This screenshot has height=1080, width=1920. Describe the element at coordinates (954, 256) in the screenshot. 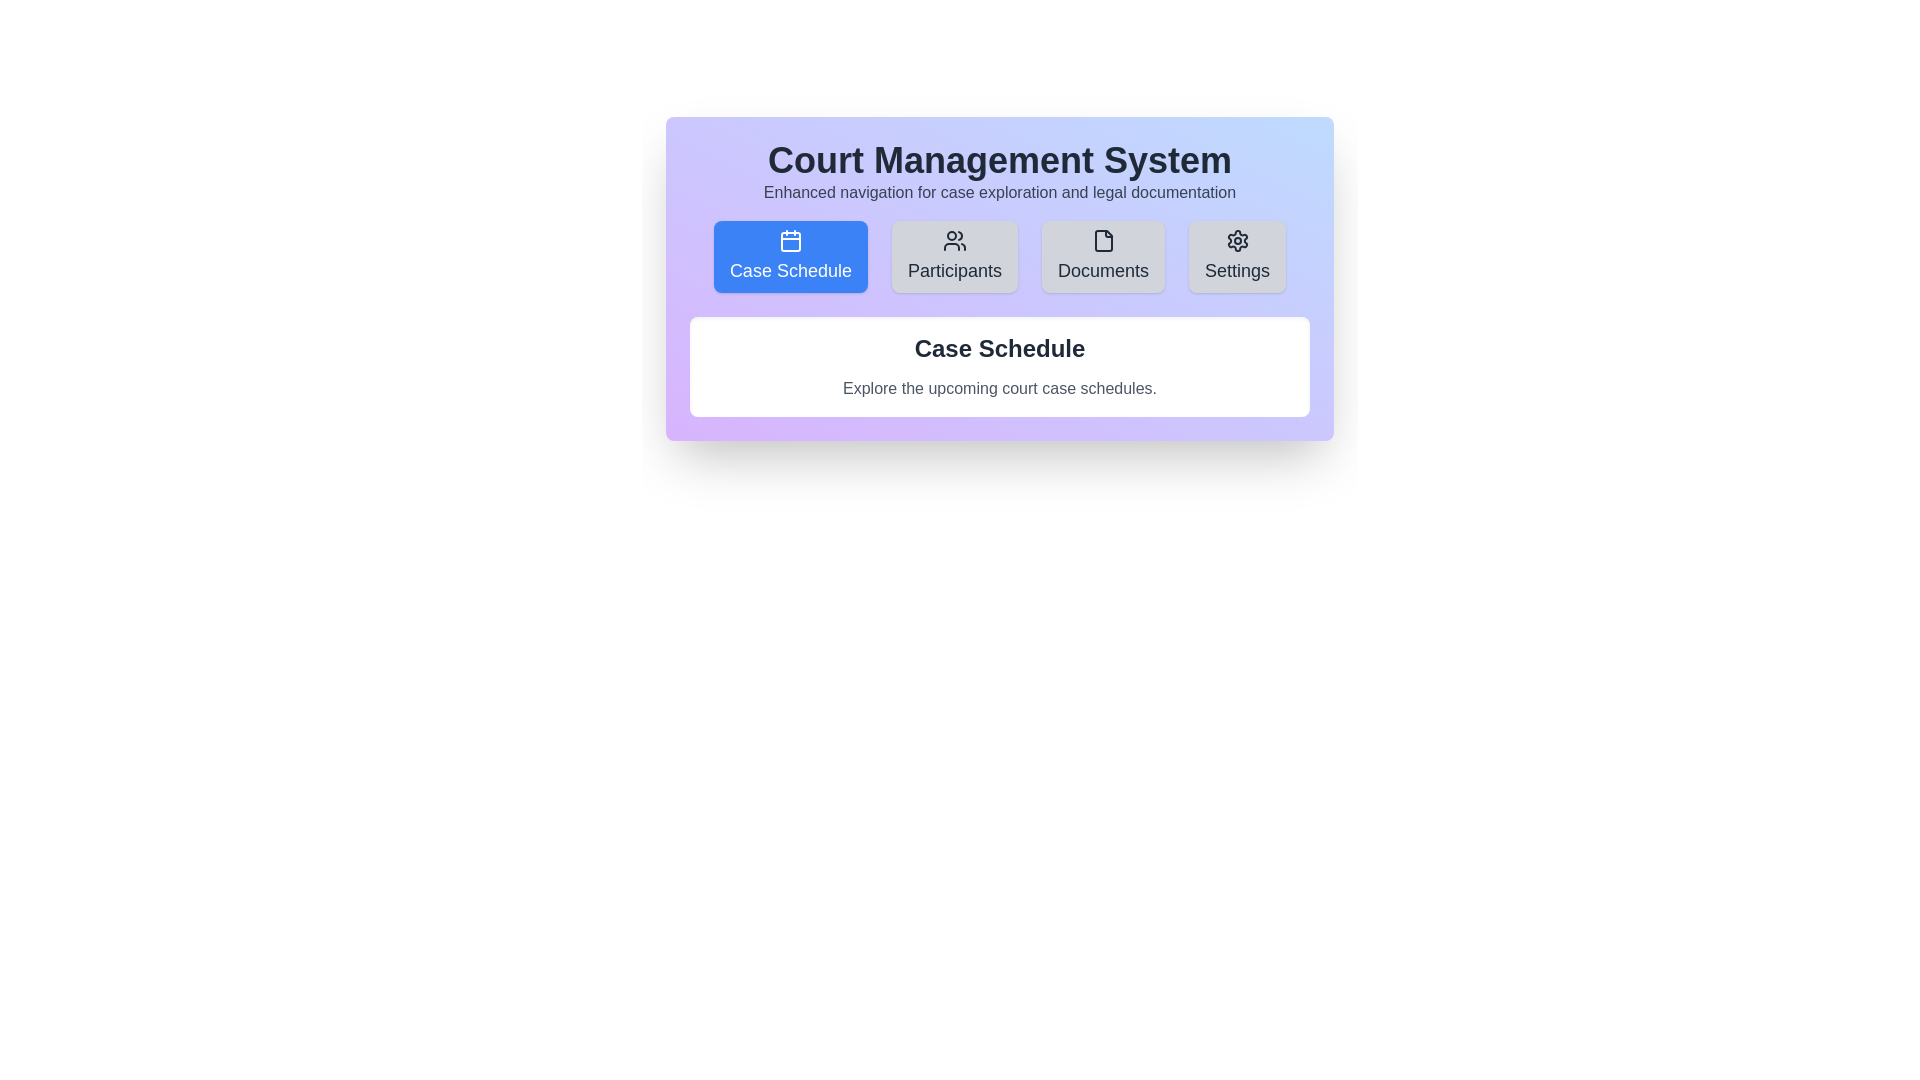

I see `the Participants tab by clicking on its corresponding button` at that location.